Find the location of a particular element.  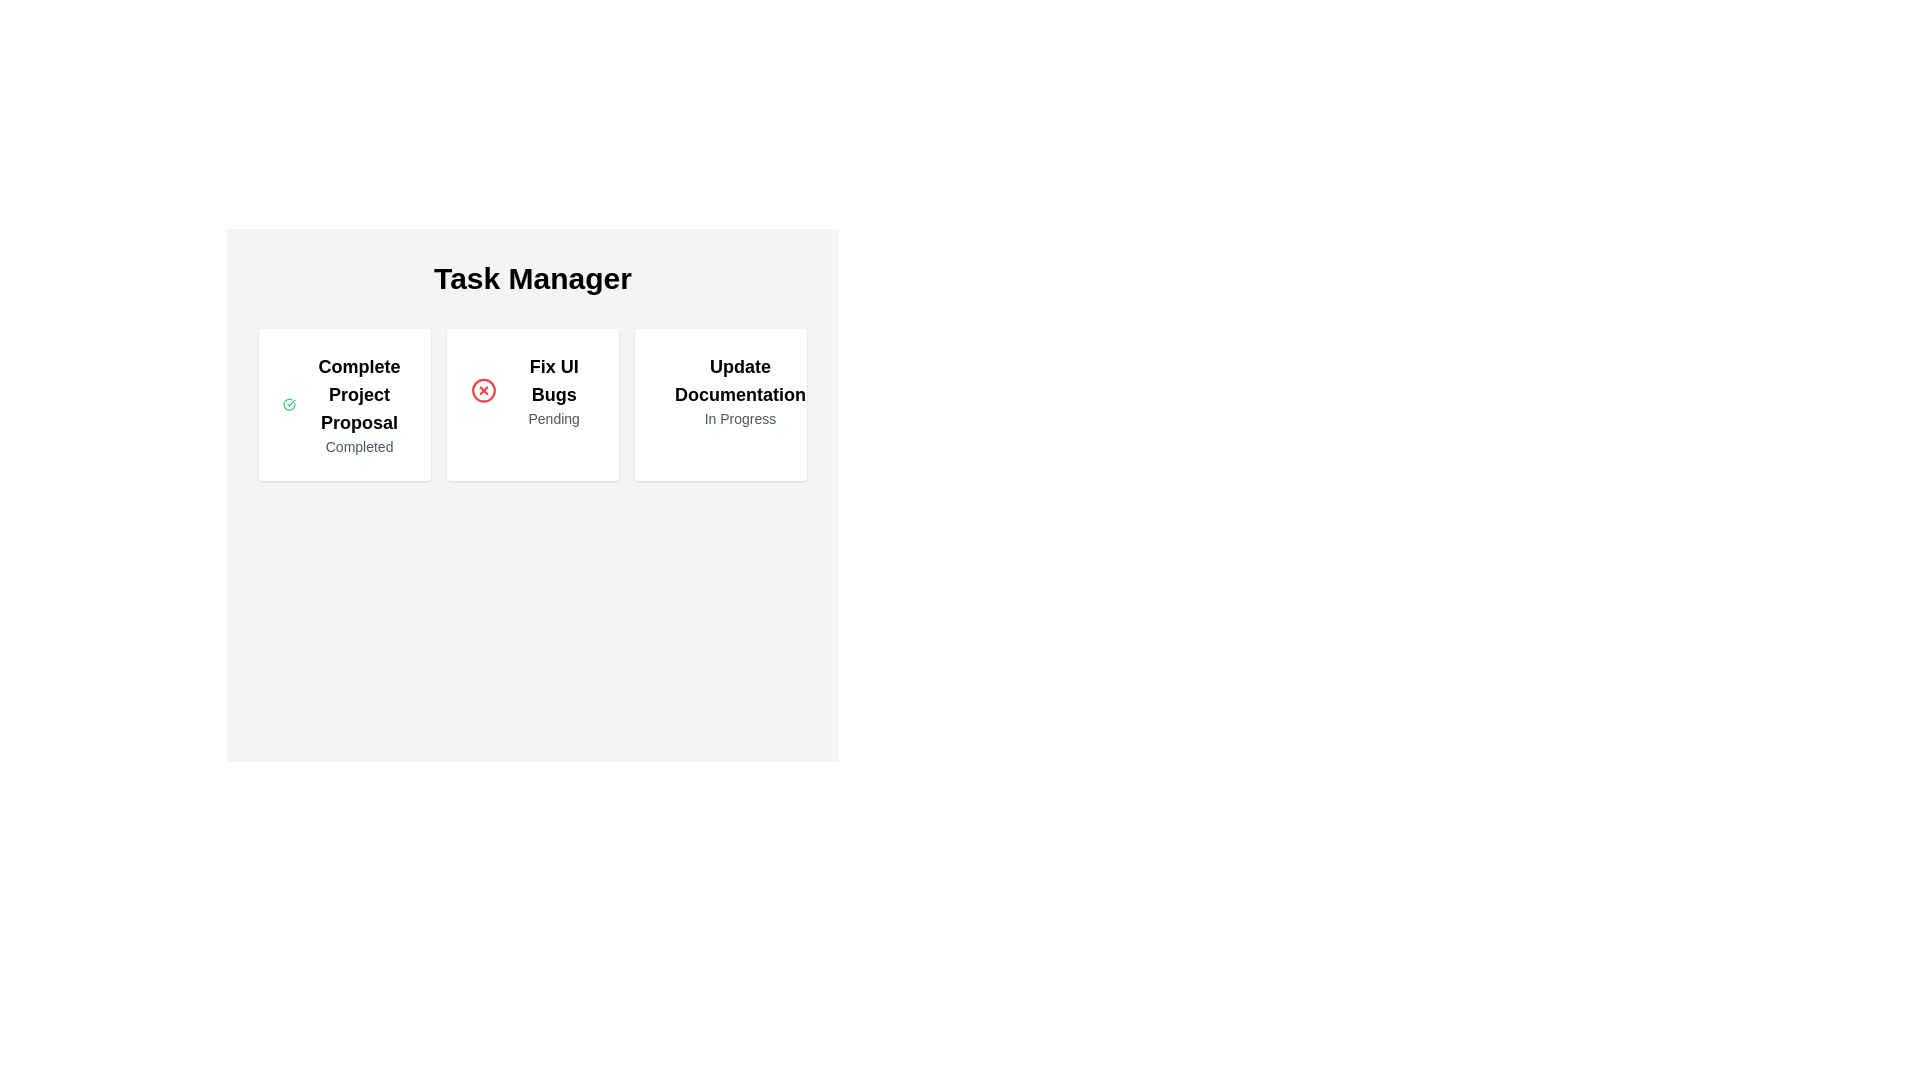

the Information card displaying the task titled 'Complete Project Proposal' with status 'Completed', located in the top-left corner of the grid layout is located at coordinates (345, 405).